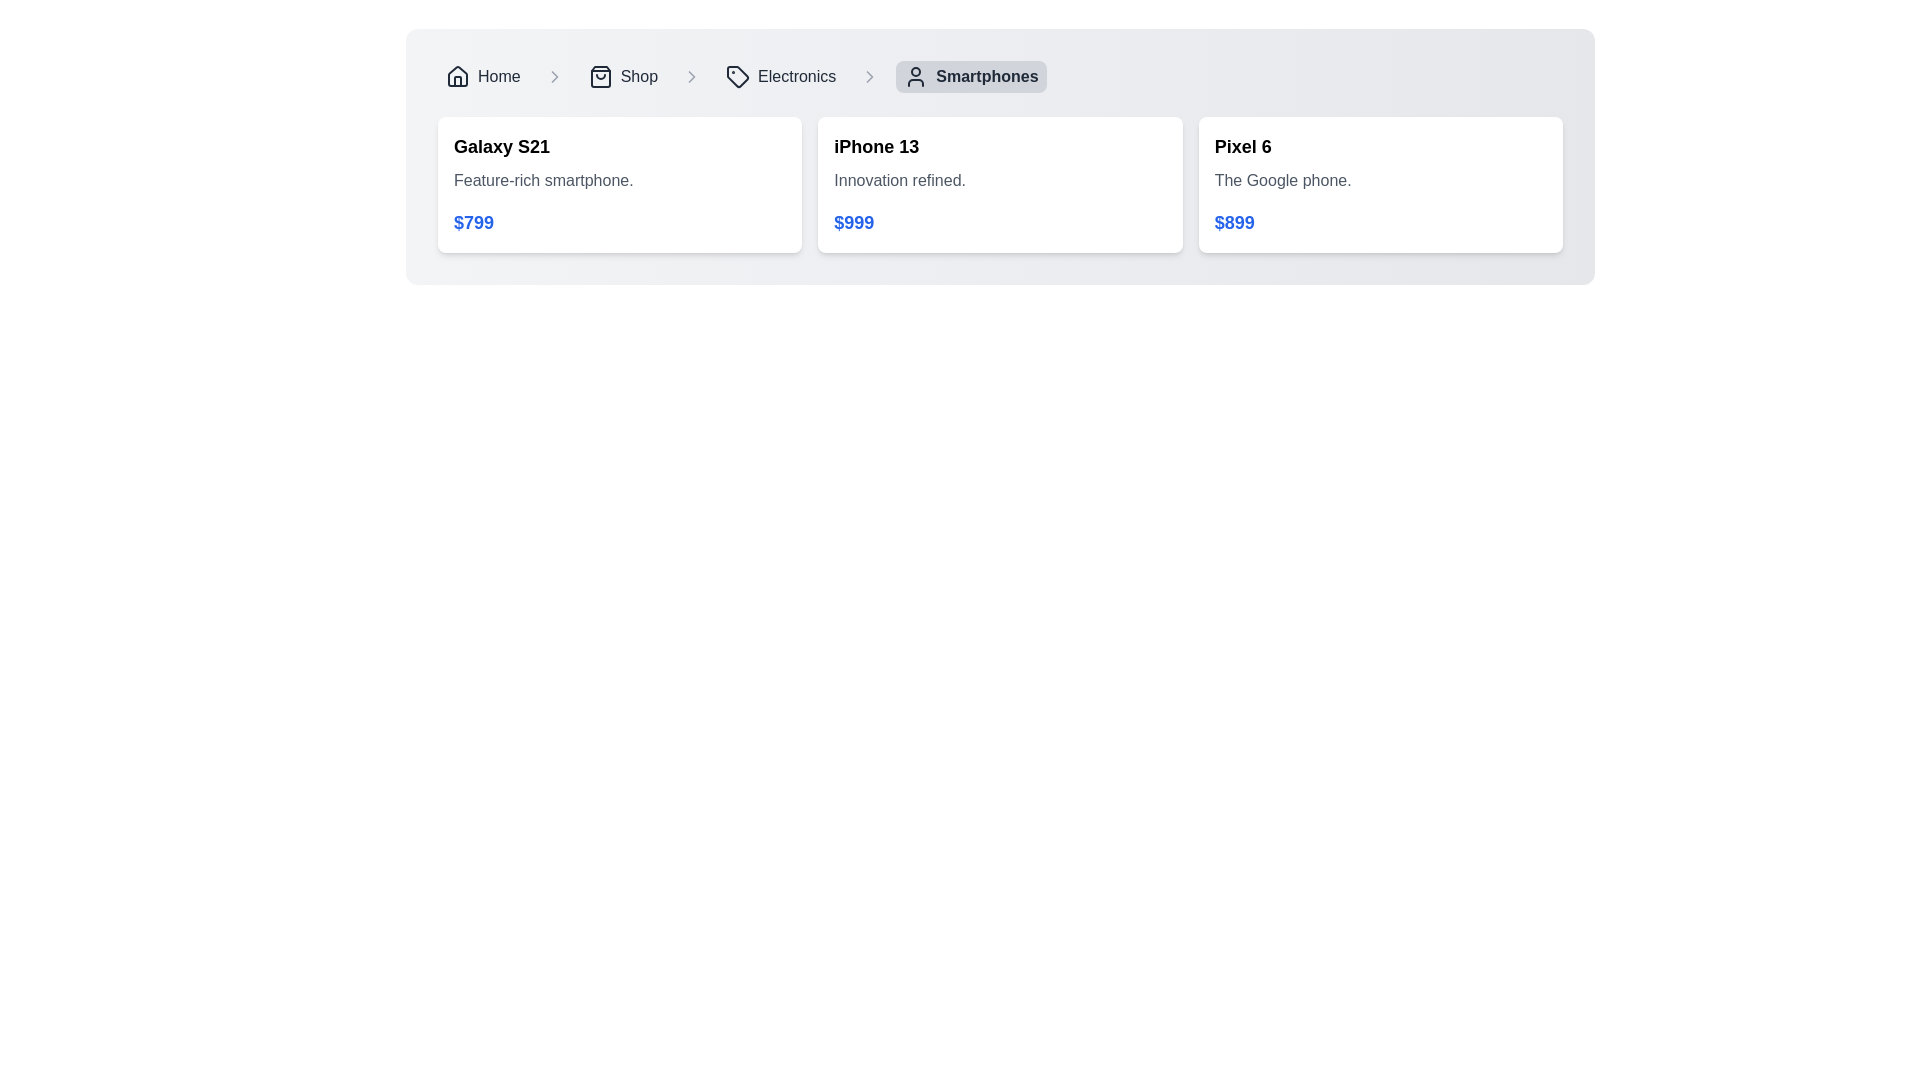 This screenshot has height=1080, width=1920. Describe the element at coordinates (619, 185) in the screenshot. I see `the Galaxy S21 smartphone card` at that location.